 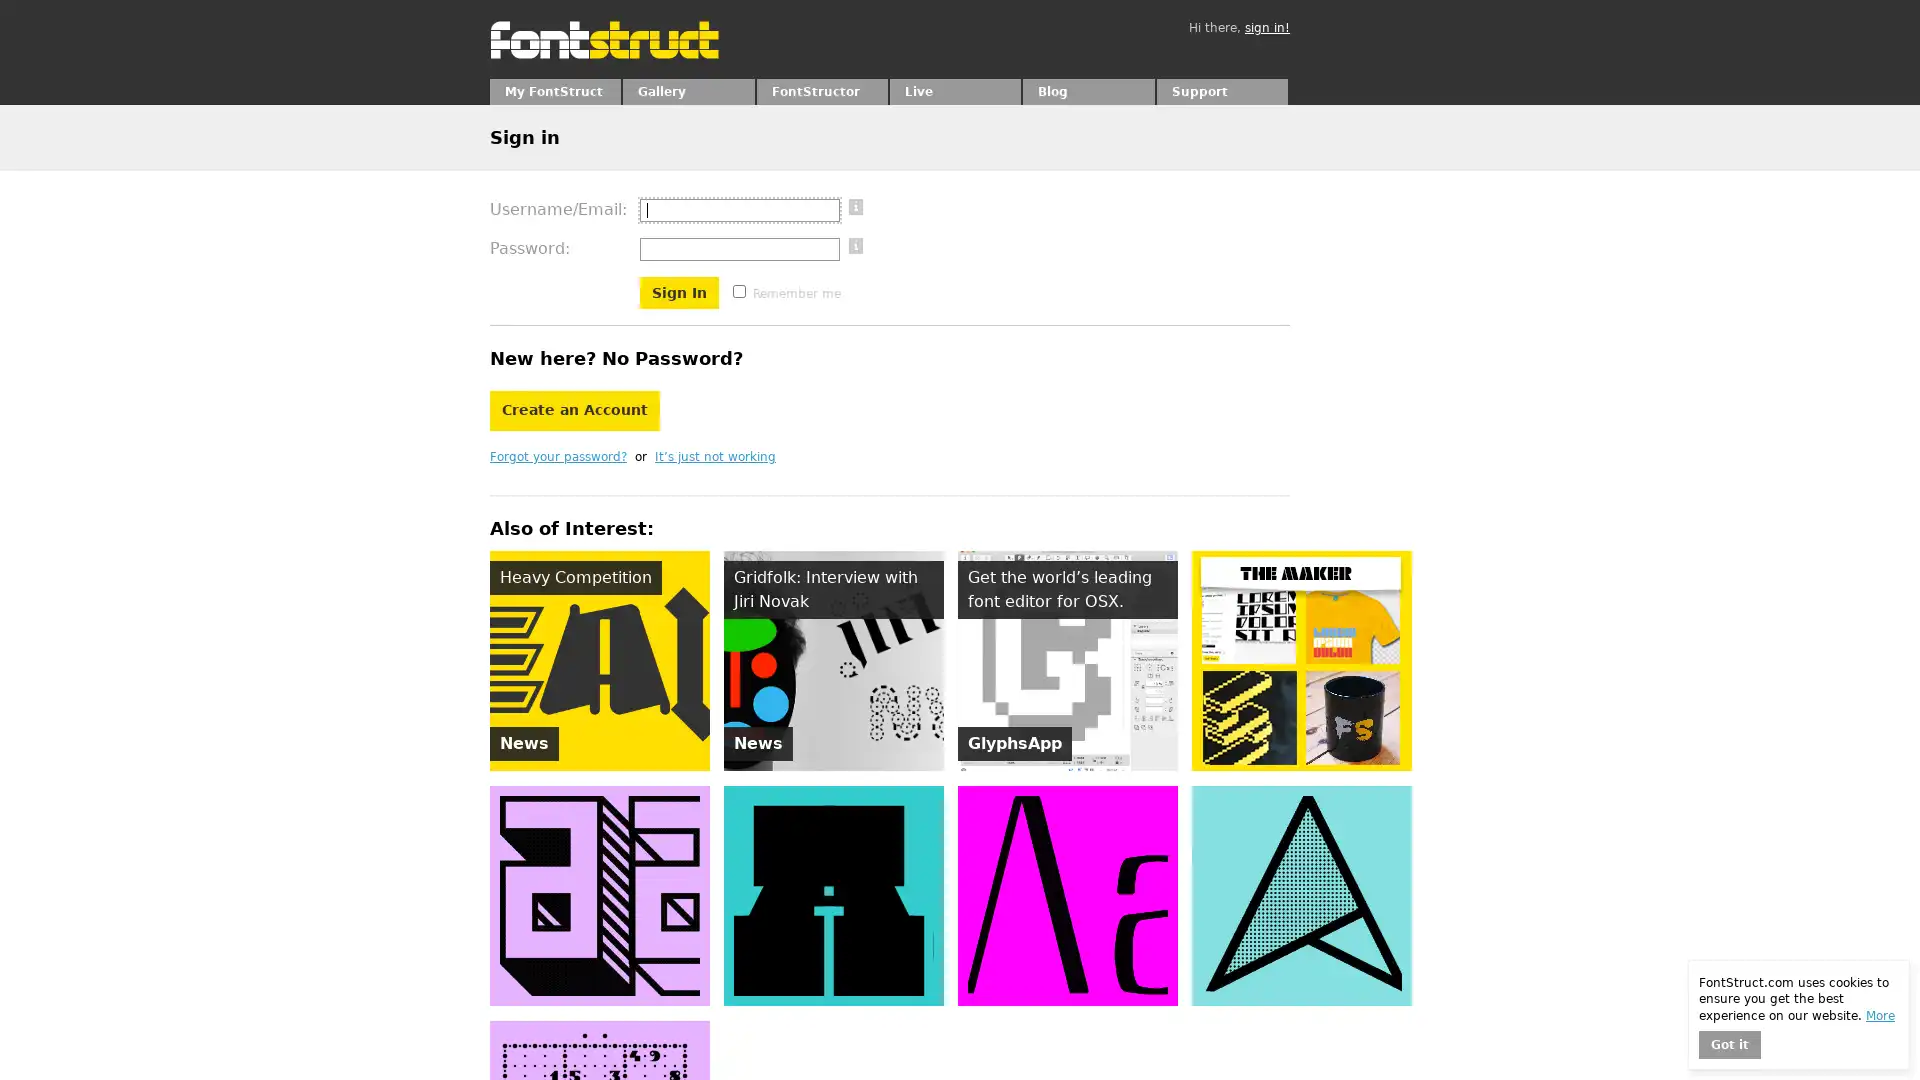 What do you see at coordinates (679, 292) in the screenshot?
I see `Sign In` at bounding box center [679, 292].